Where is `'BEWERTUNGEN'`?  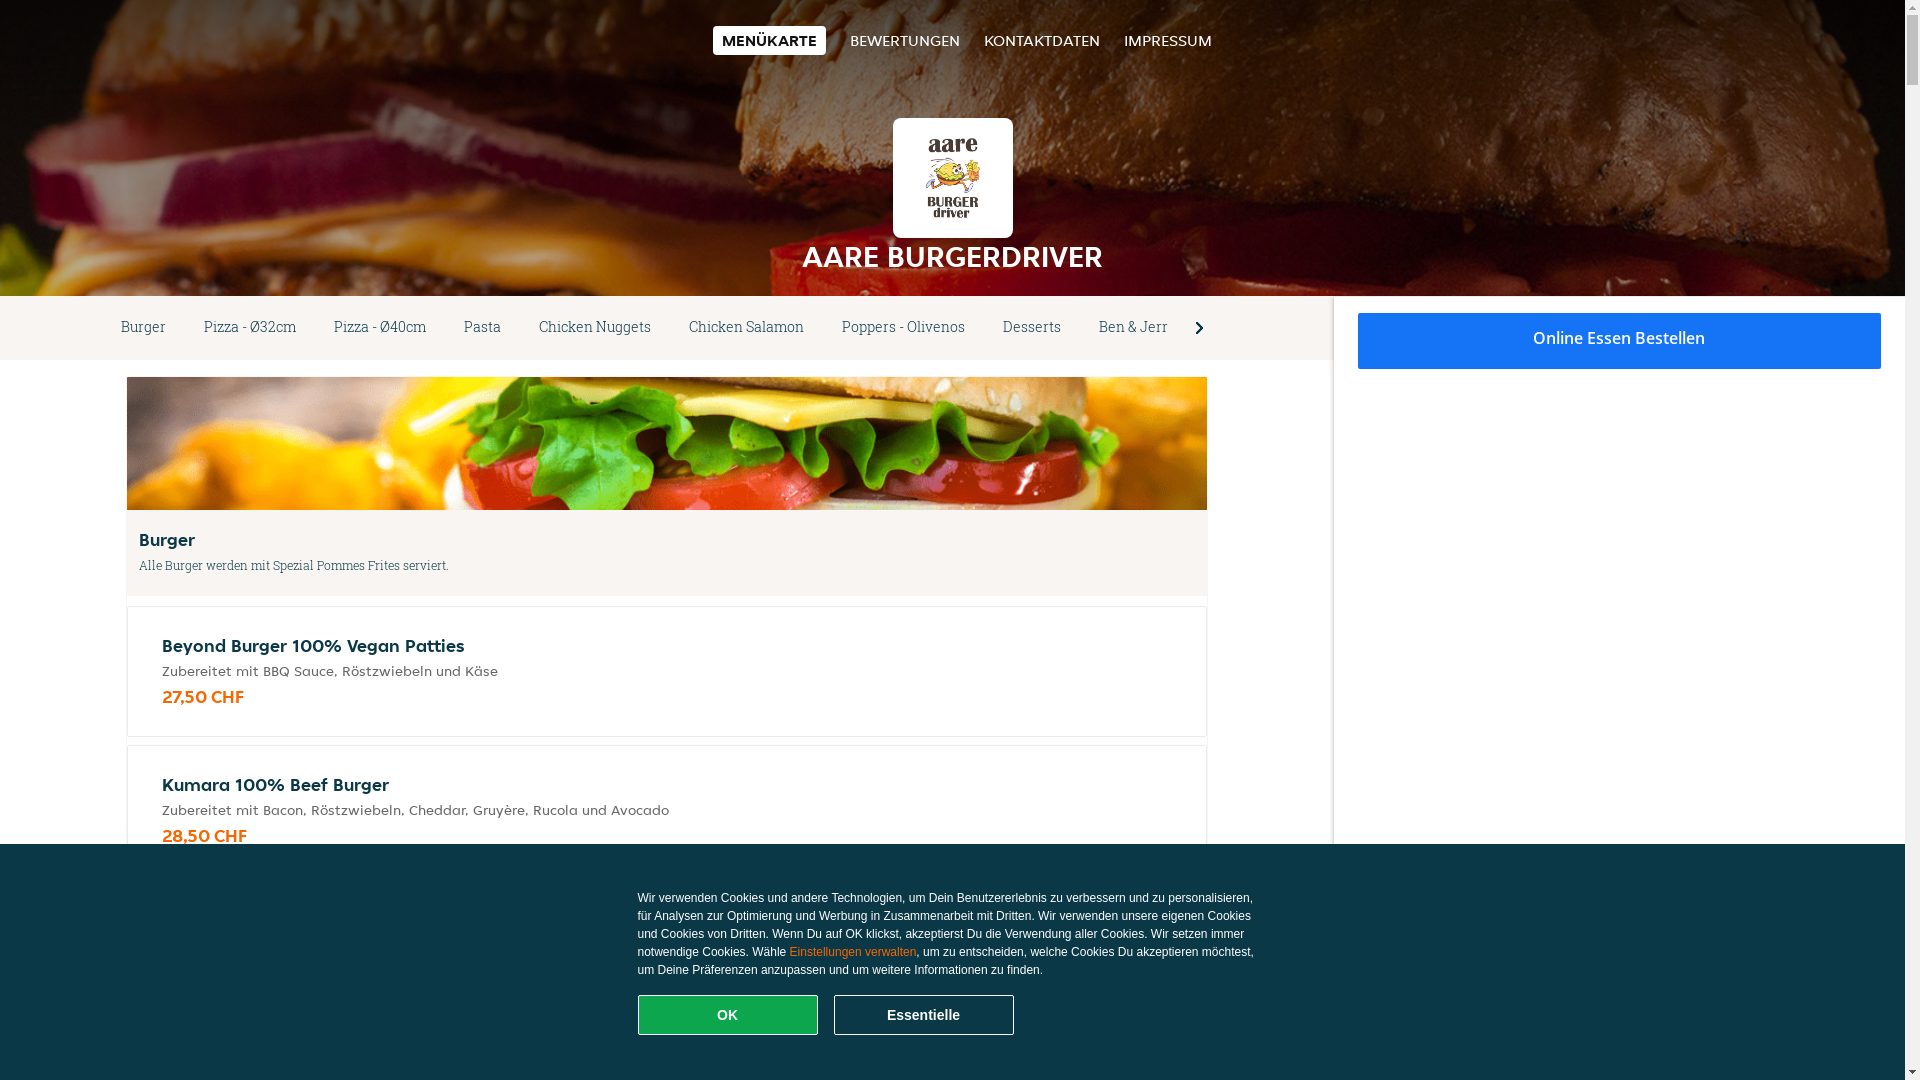 'BEWERTUNGEN' is located at coordinates (904, 40).